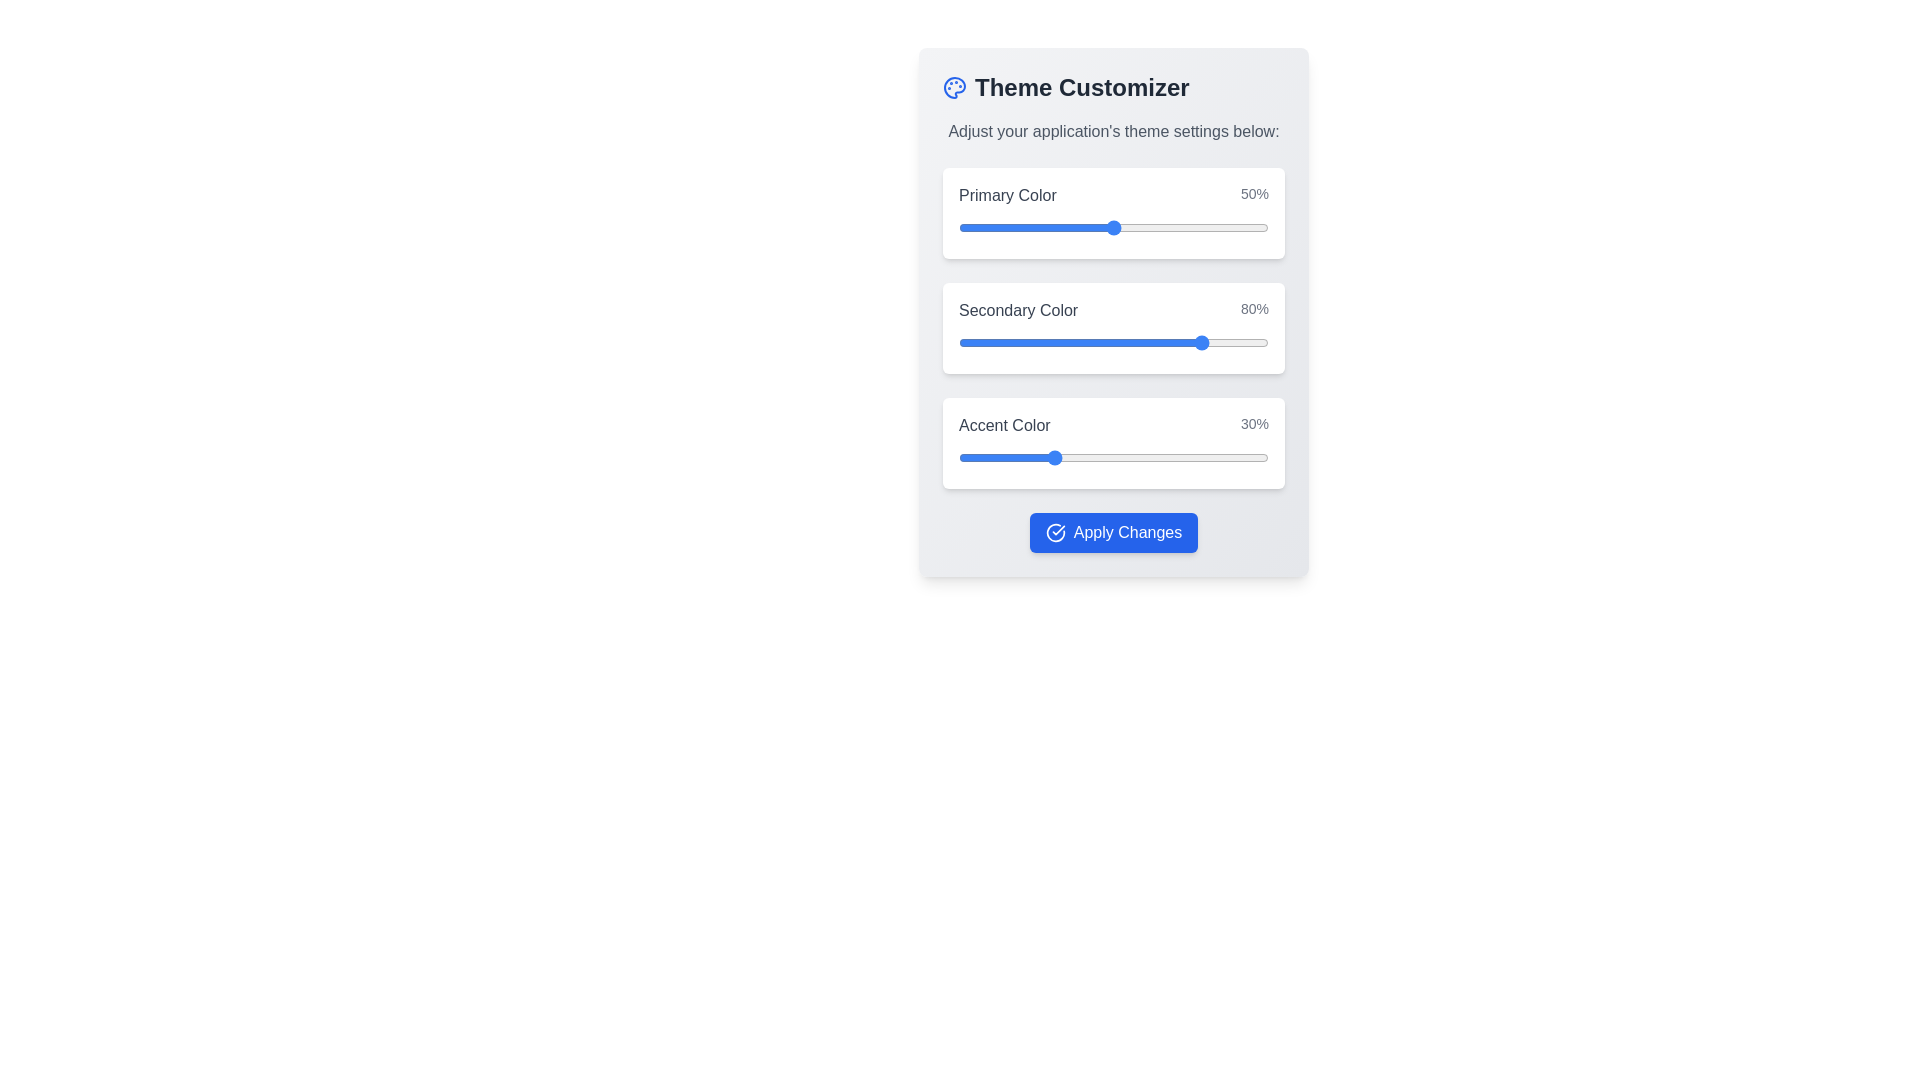 Image resolution: width=1920 pixels, height=1080 pixels. What do you see at coordinates (1054, 531) in the screenshot?
I see `the circular checkmark icon with a blue background located to the left of the 'Apply Changes' button in the 'Theme Customizer' section` at bounding box center [1054, 531].